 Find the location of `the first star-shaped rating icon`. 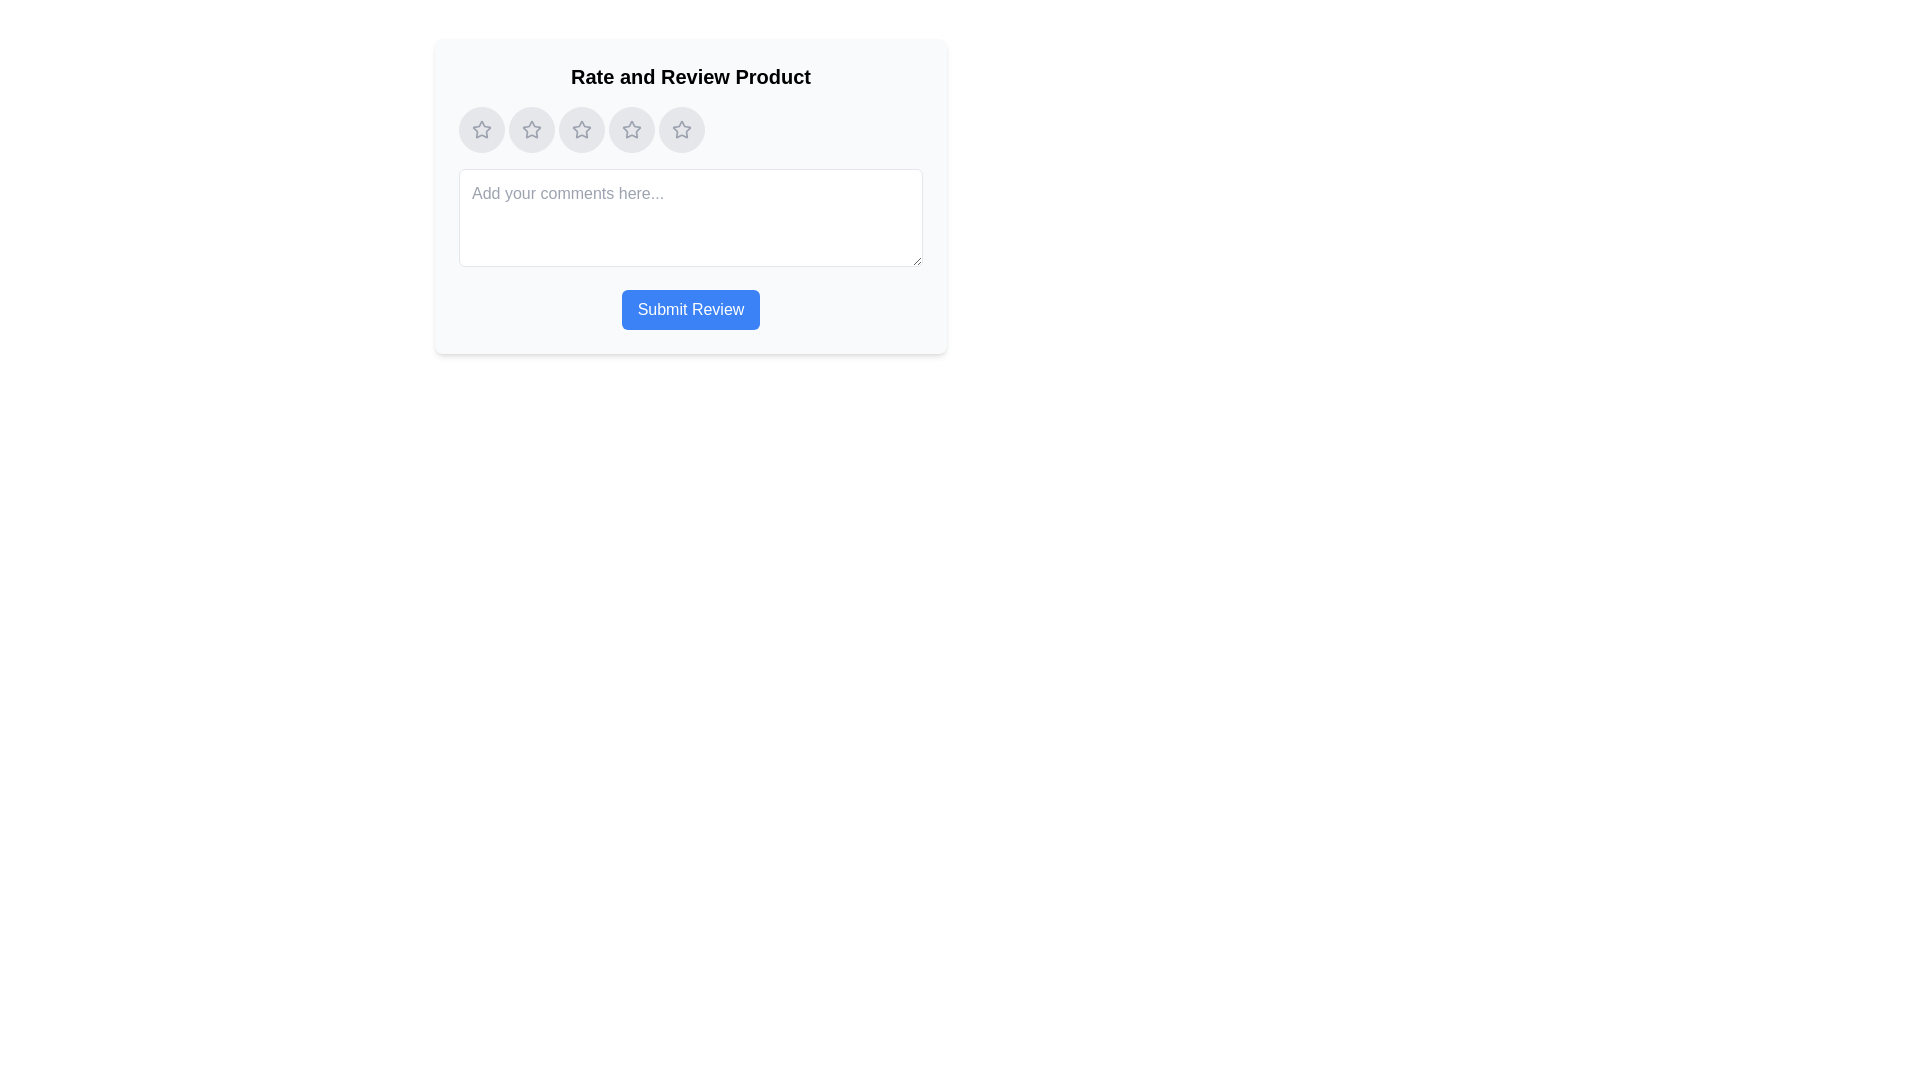

the first star-shaped rating icon is located at coordinates (481, 129).